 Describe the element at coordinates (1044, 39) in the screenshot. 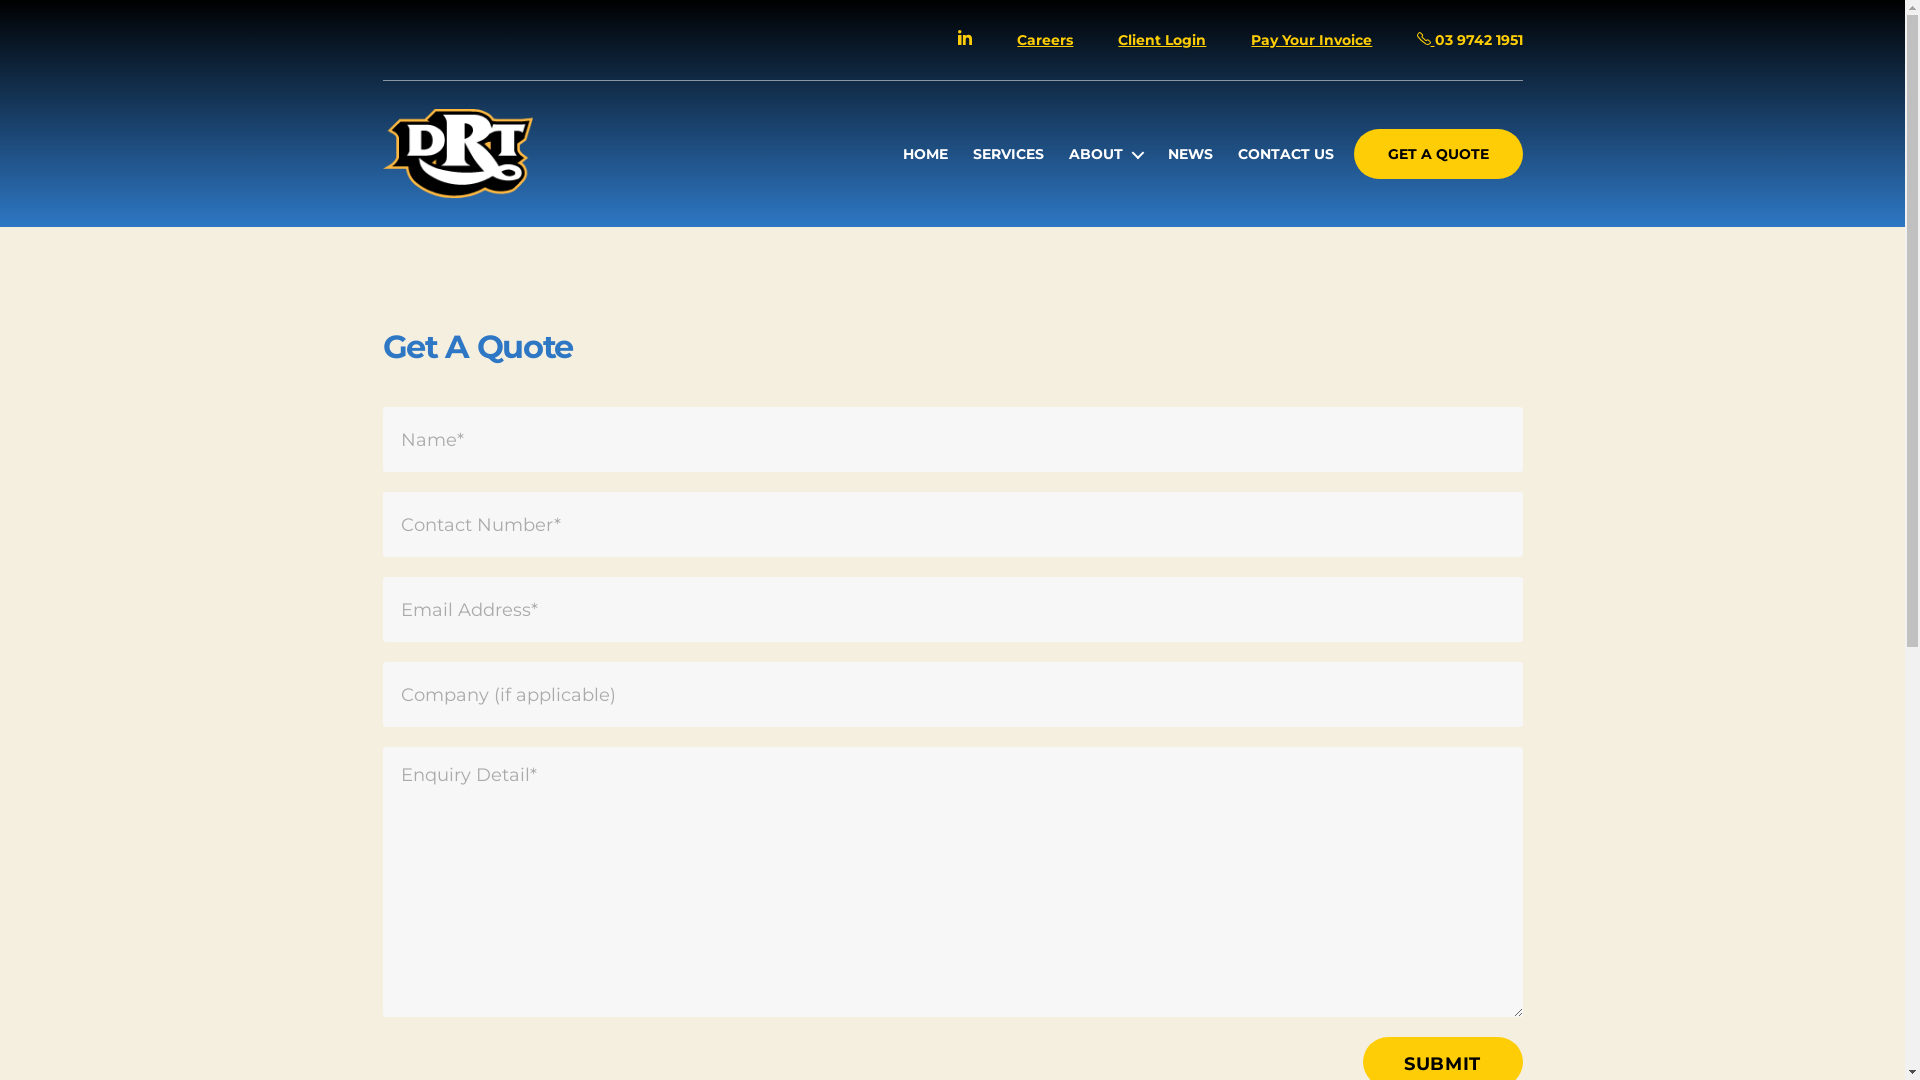

I see `'Careers'` at that location.